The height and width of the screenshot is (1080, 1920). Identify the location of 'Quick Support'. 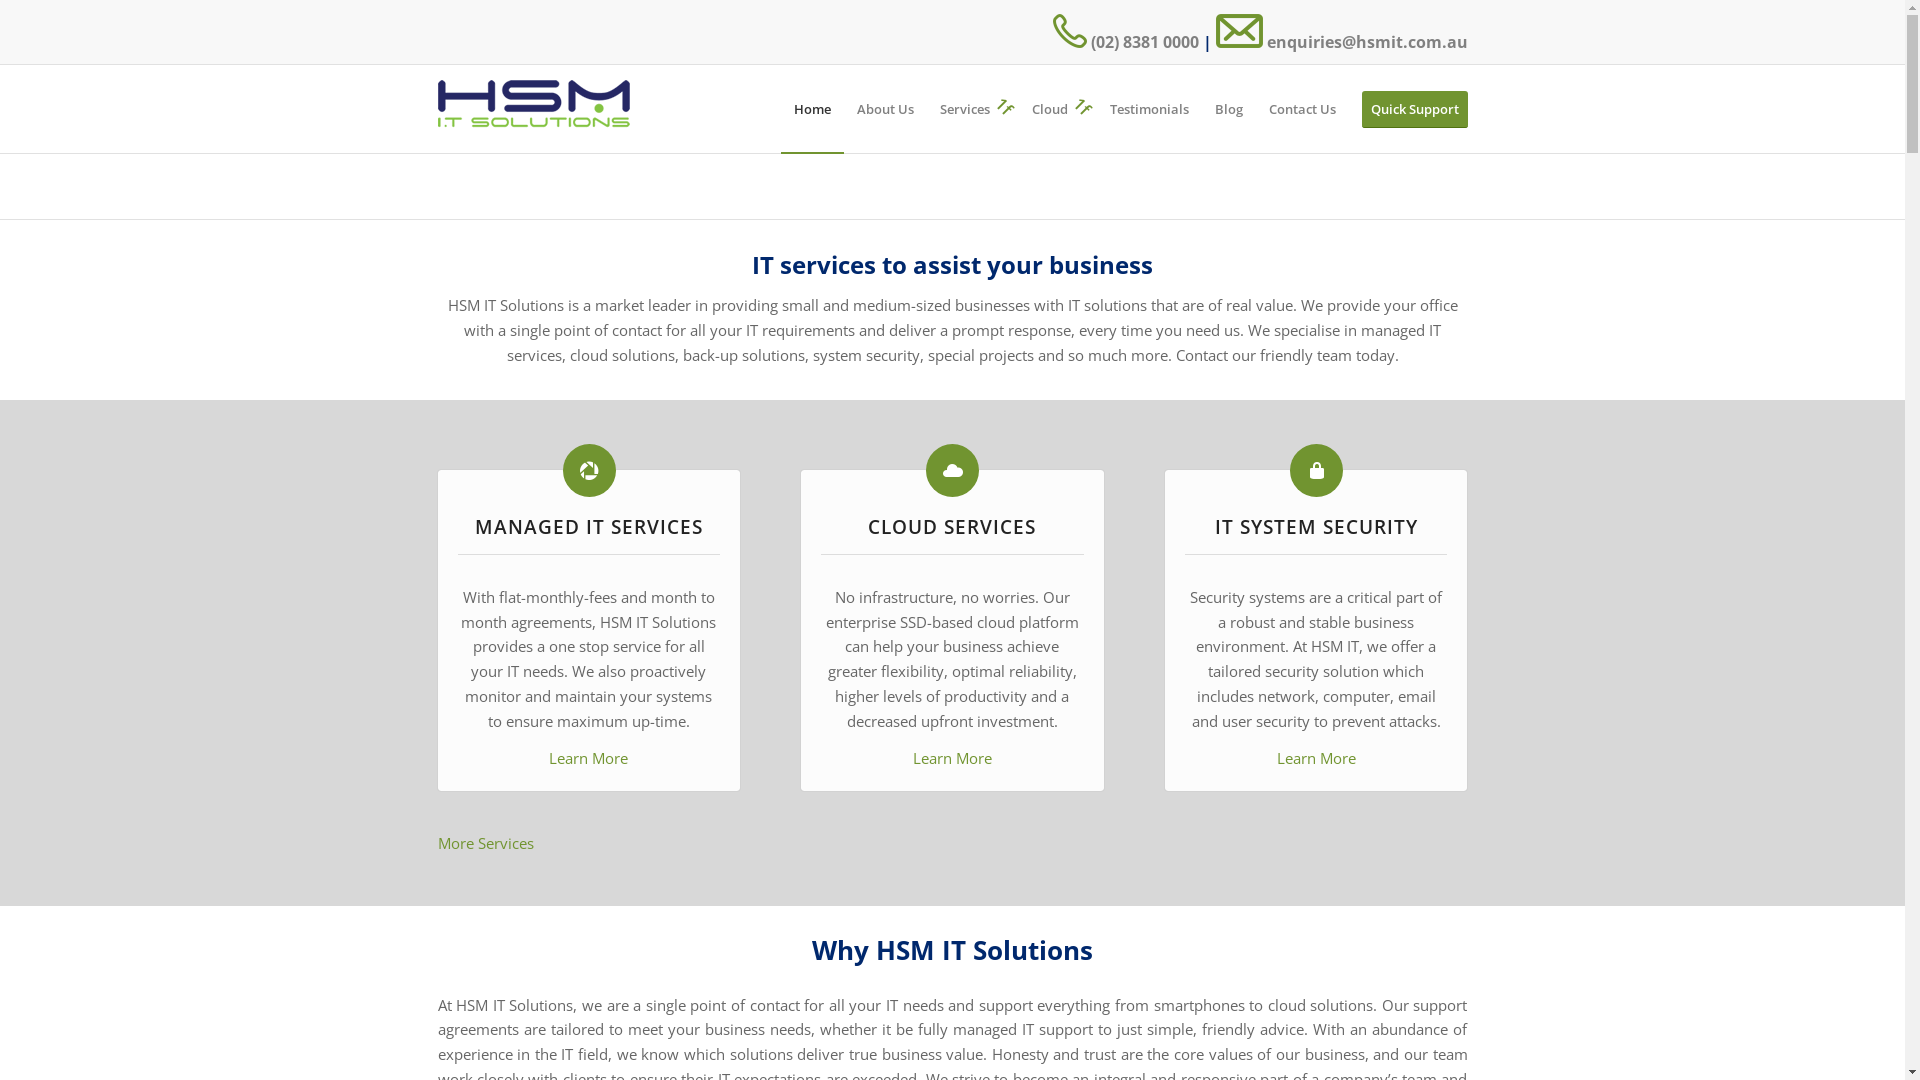
(1406, 108).